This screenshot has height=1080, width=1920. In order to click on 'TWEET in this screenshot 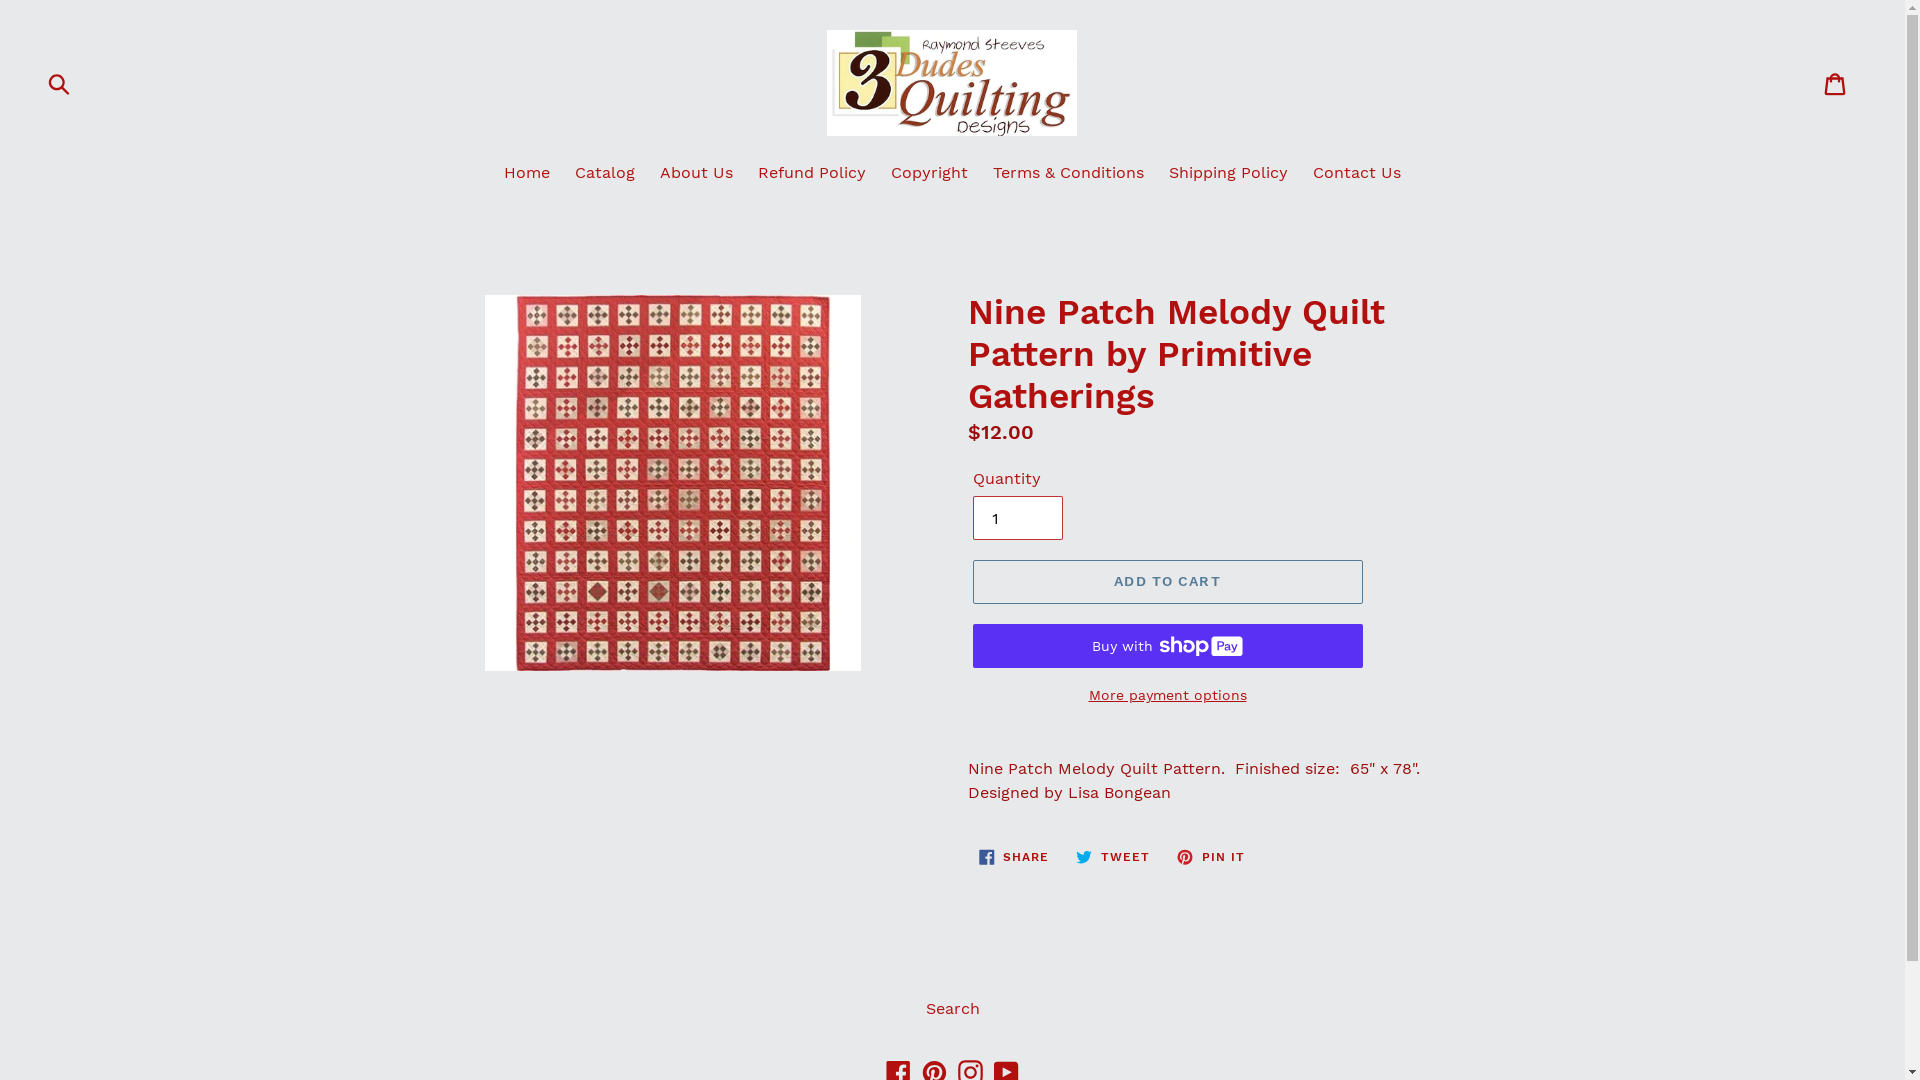, I will do `click(1064, 855)`.